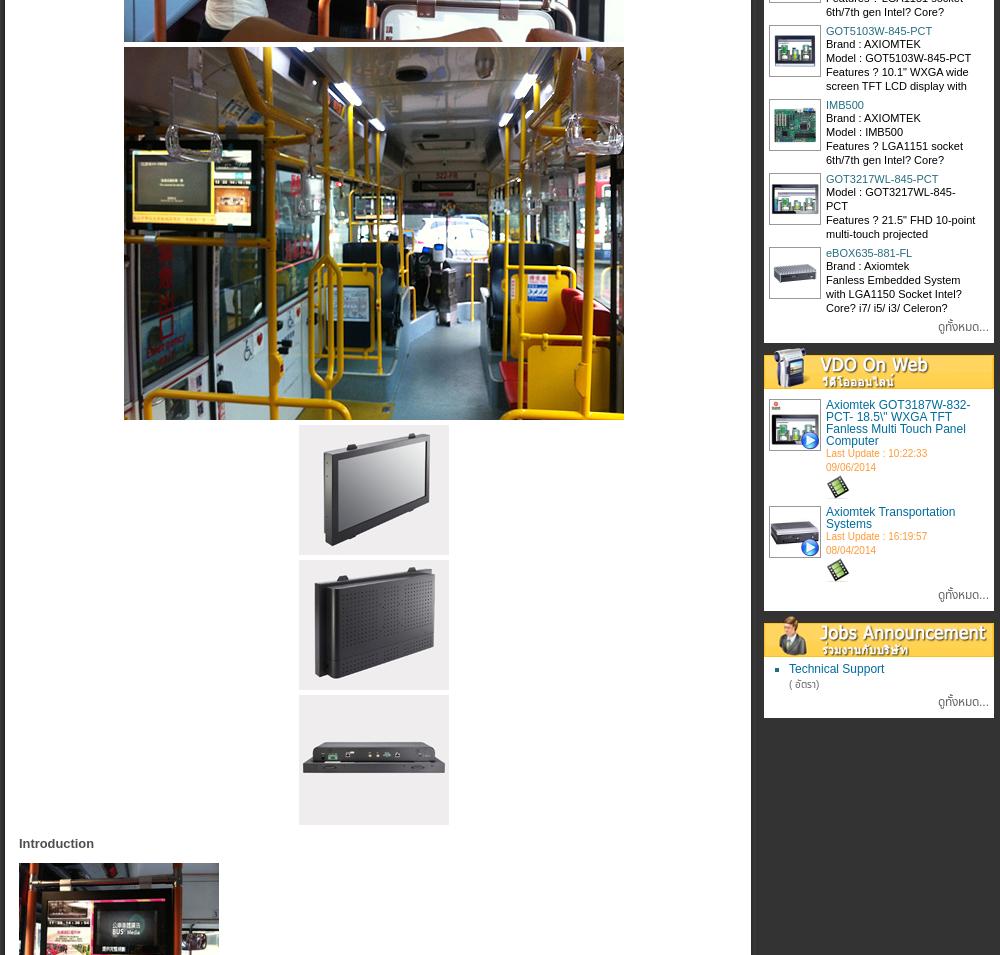 This screenshot has height=955, width=1000. What do you see at coordinates (890, 517) in the screenshot?
I see `'Axiomtek Transportation Systems'` at bounding box center [890, 517].